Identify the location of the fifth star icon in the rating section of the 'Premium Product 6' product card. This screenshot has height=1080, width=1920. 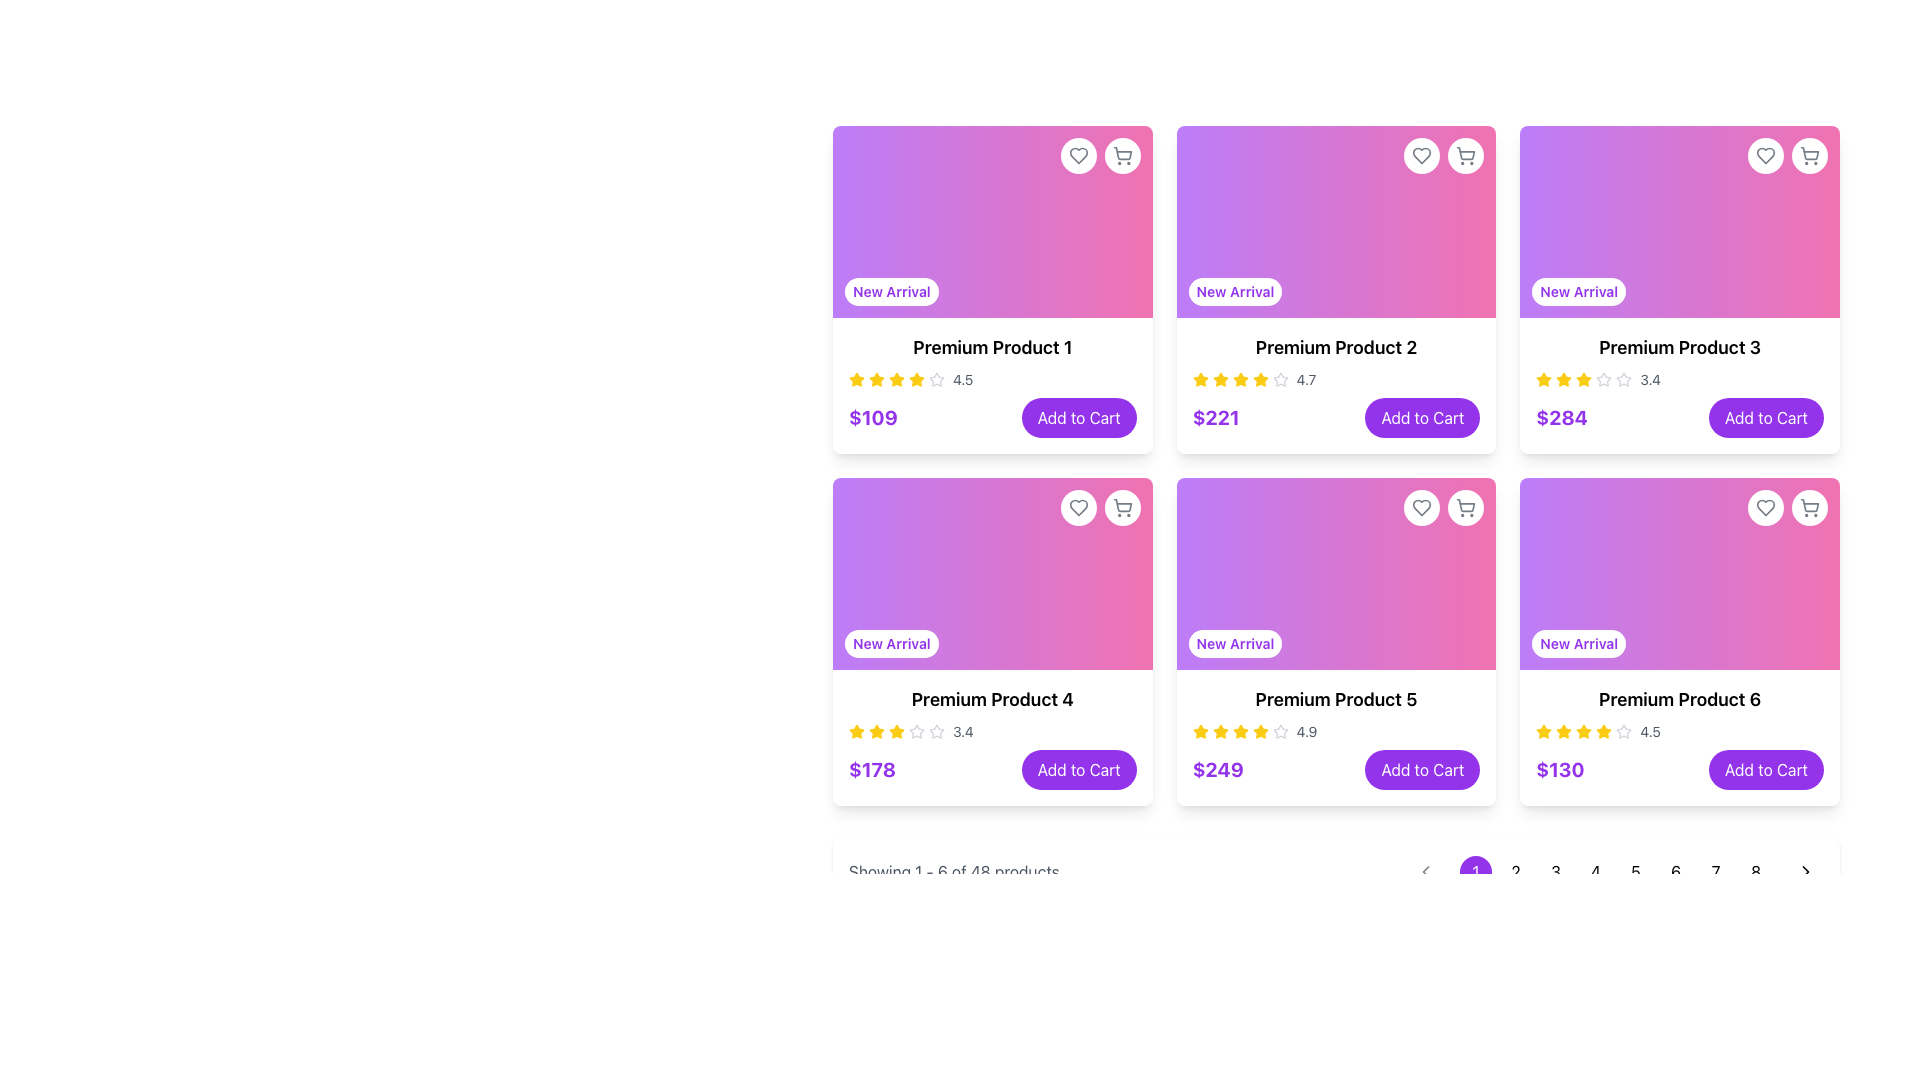
(1624, 732).